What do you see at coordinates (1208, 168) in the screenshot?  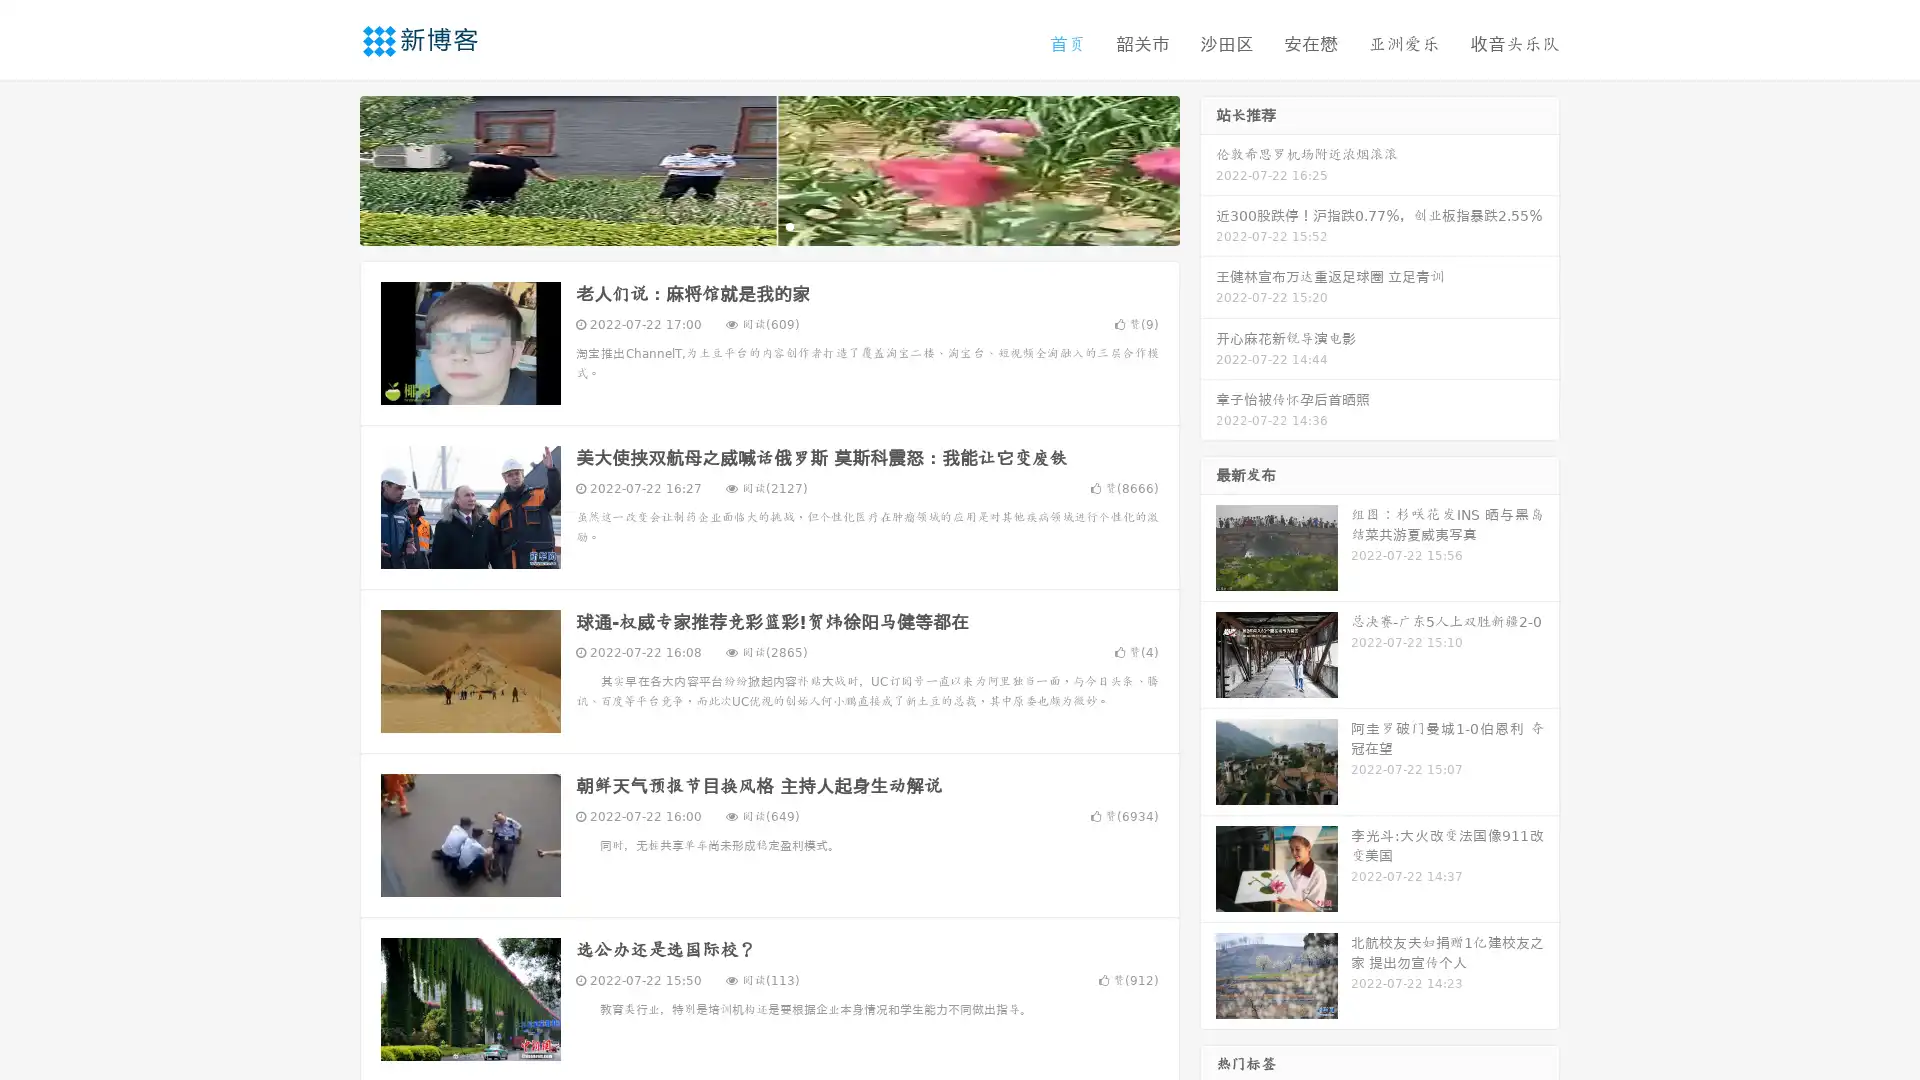 I see `Next slide` at bounding box center [1208, 168].